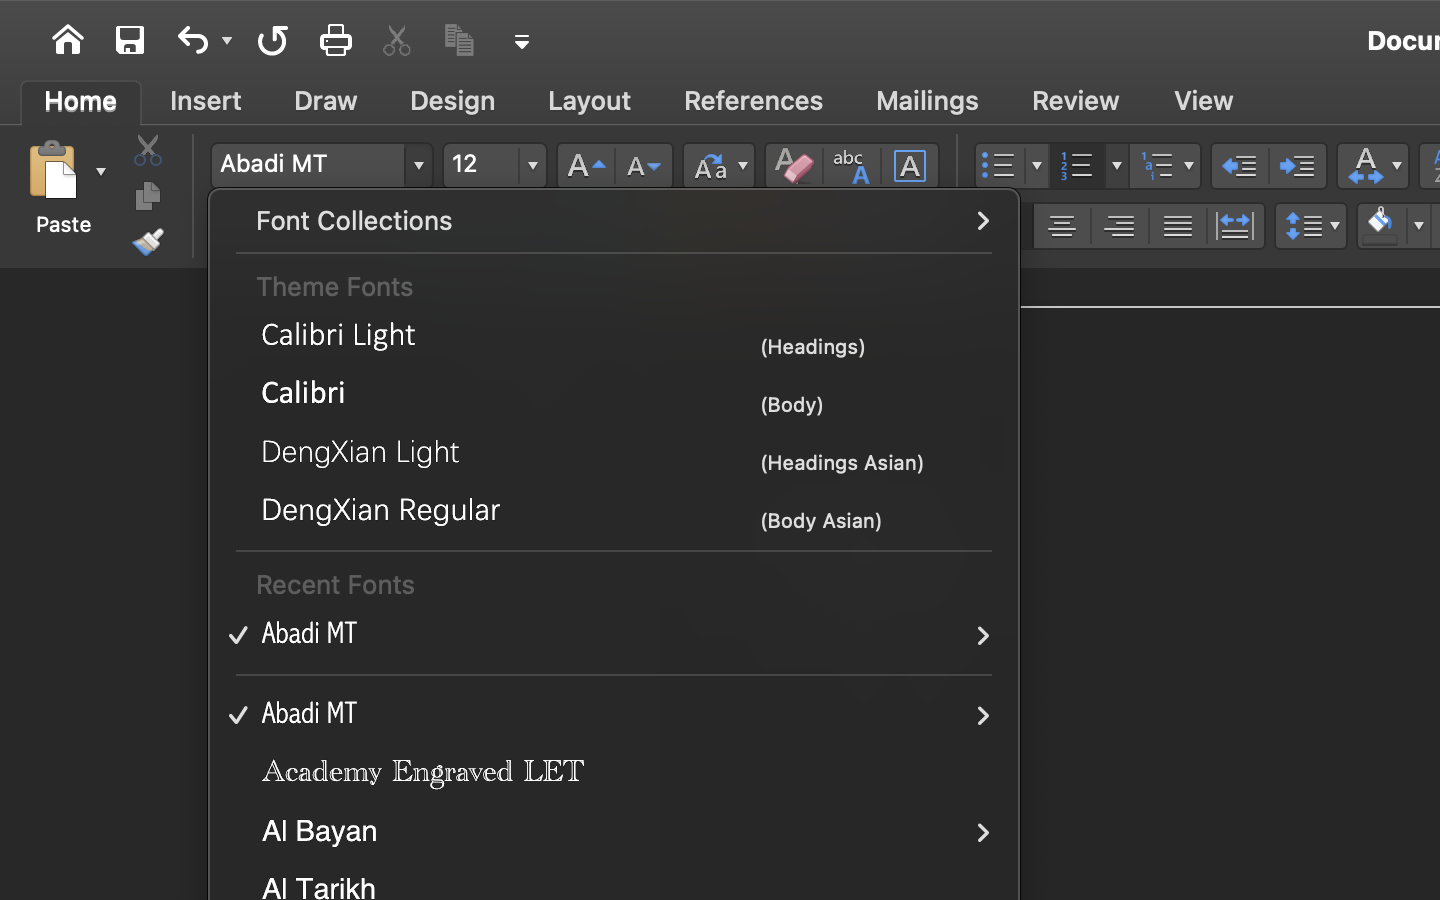 The width and height of the screenshot is (1440, 900). Describe the element at coordinates (494, 165) in the screenshot. I see `'12'` at that location.